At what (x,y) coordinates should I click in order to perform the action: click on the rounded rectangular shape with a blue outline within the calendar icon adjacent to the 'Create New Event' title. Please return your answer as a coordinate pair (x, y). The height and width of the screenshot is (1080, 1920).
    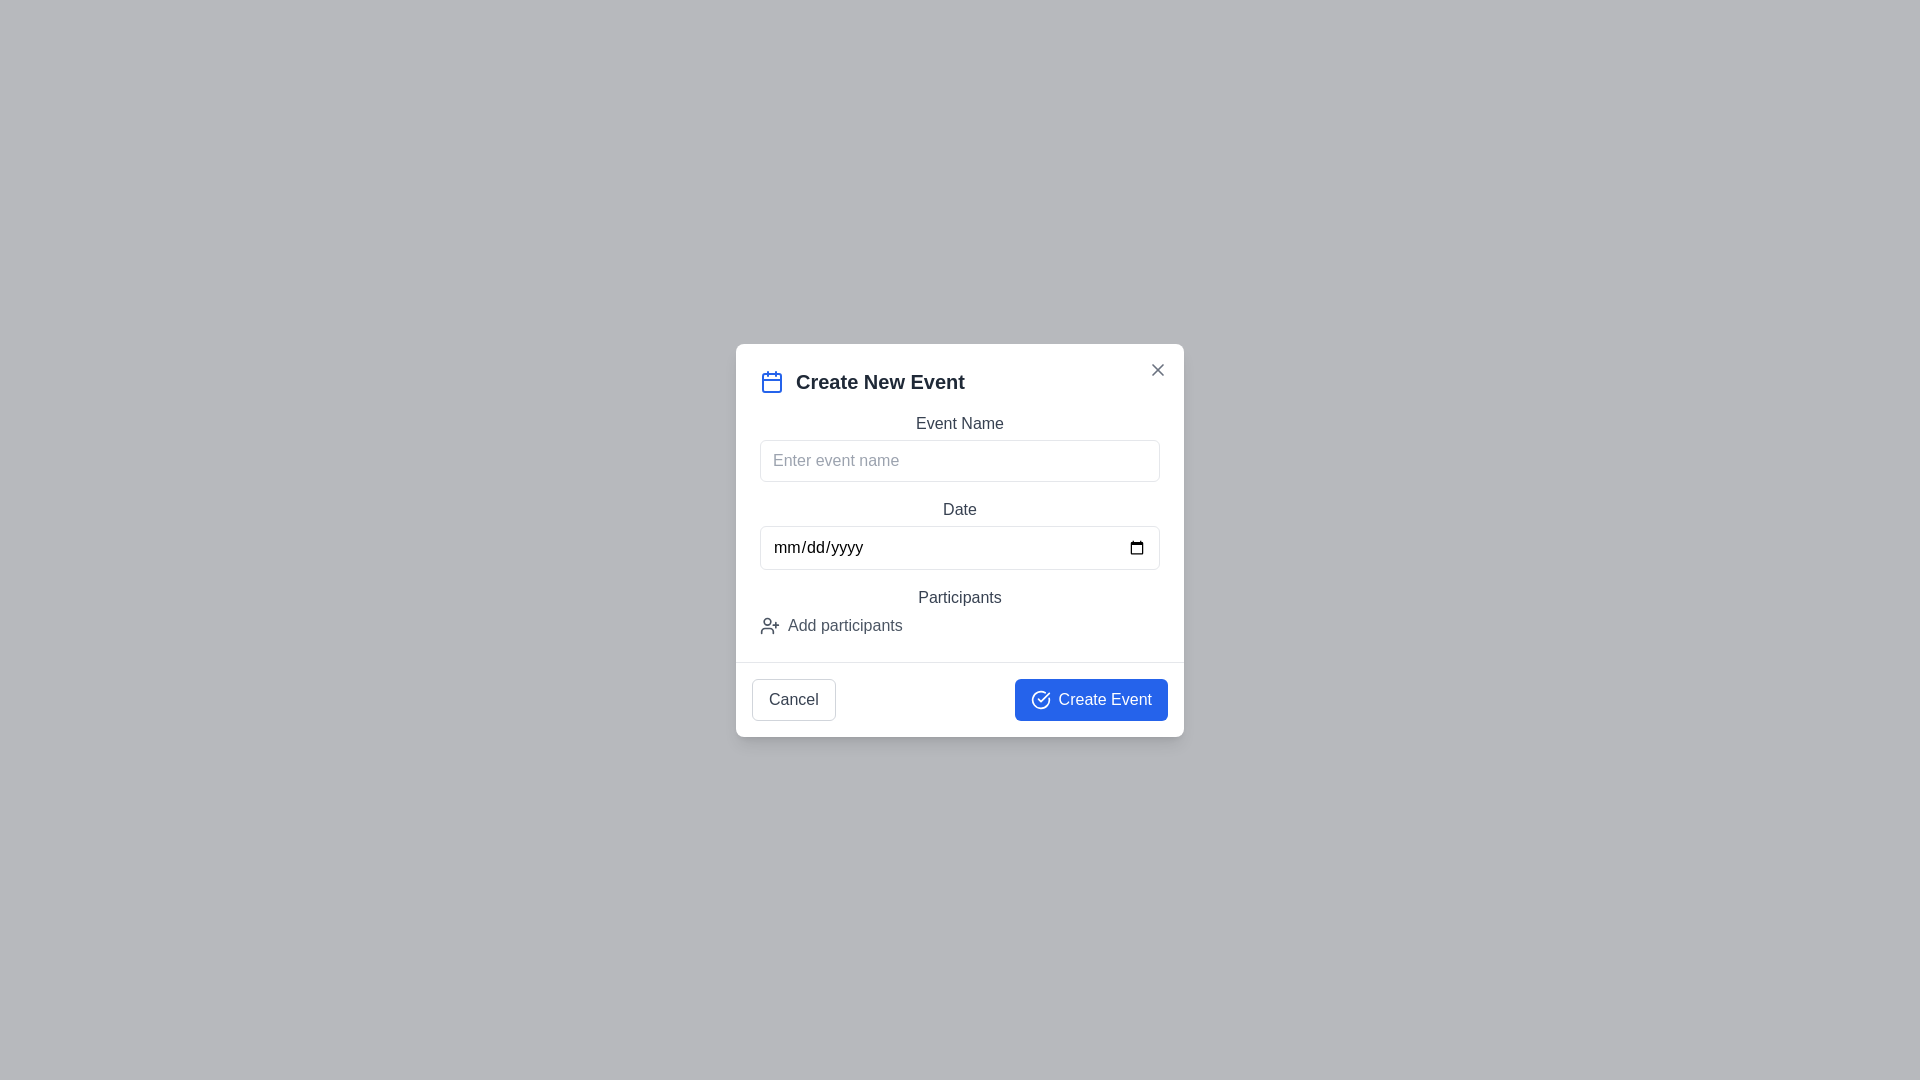
    Looking at the image, I should click on (771, 382).